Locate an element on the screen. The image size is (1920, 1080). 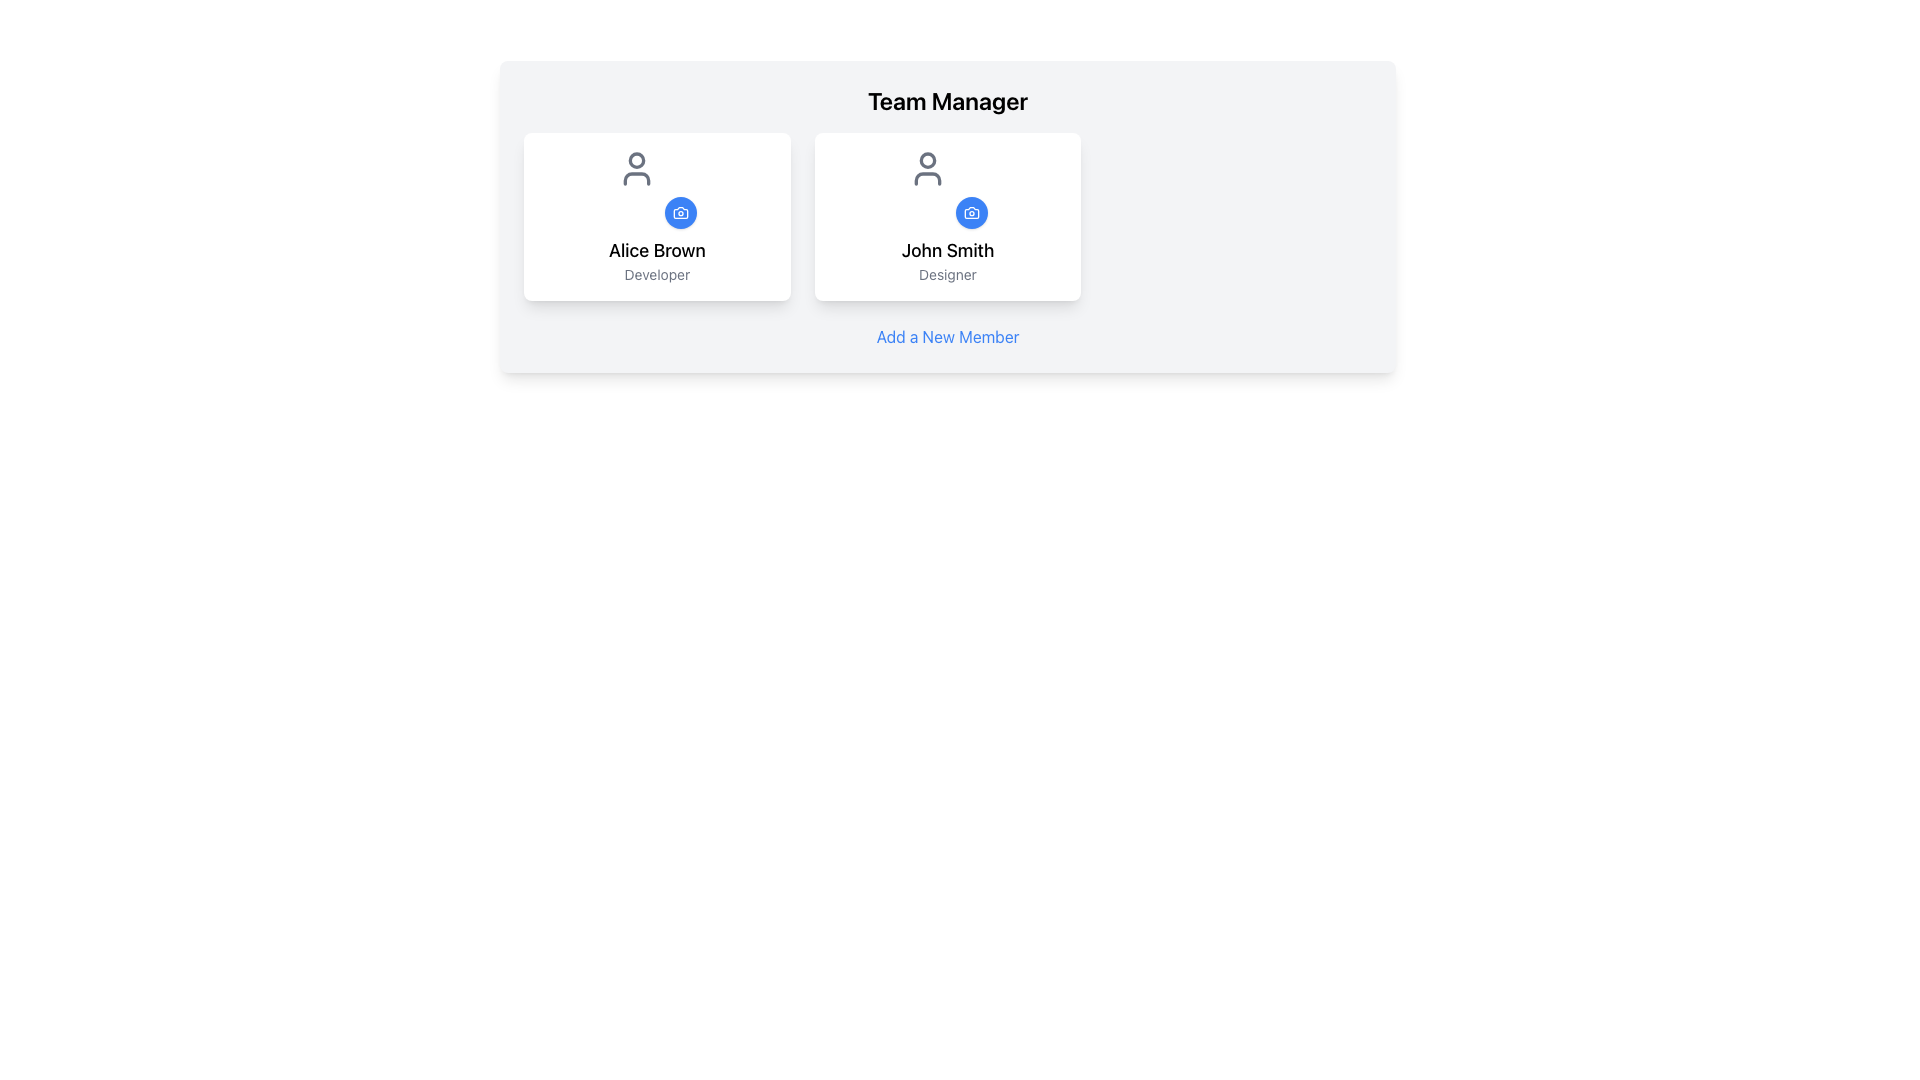
the button located at the bottom-right corner of the 'John Smith' profile card is located at coordinates (971, 212).